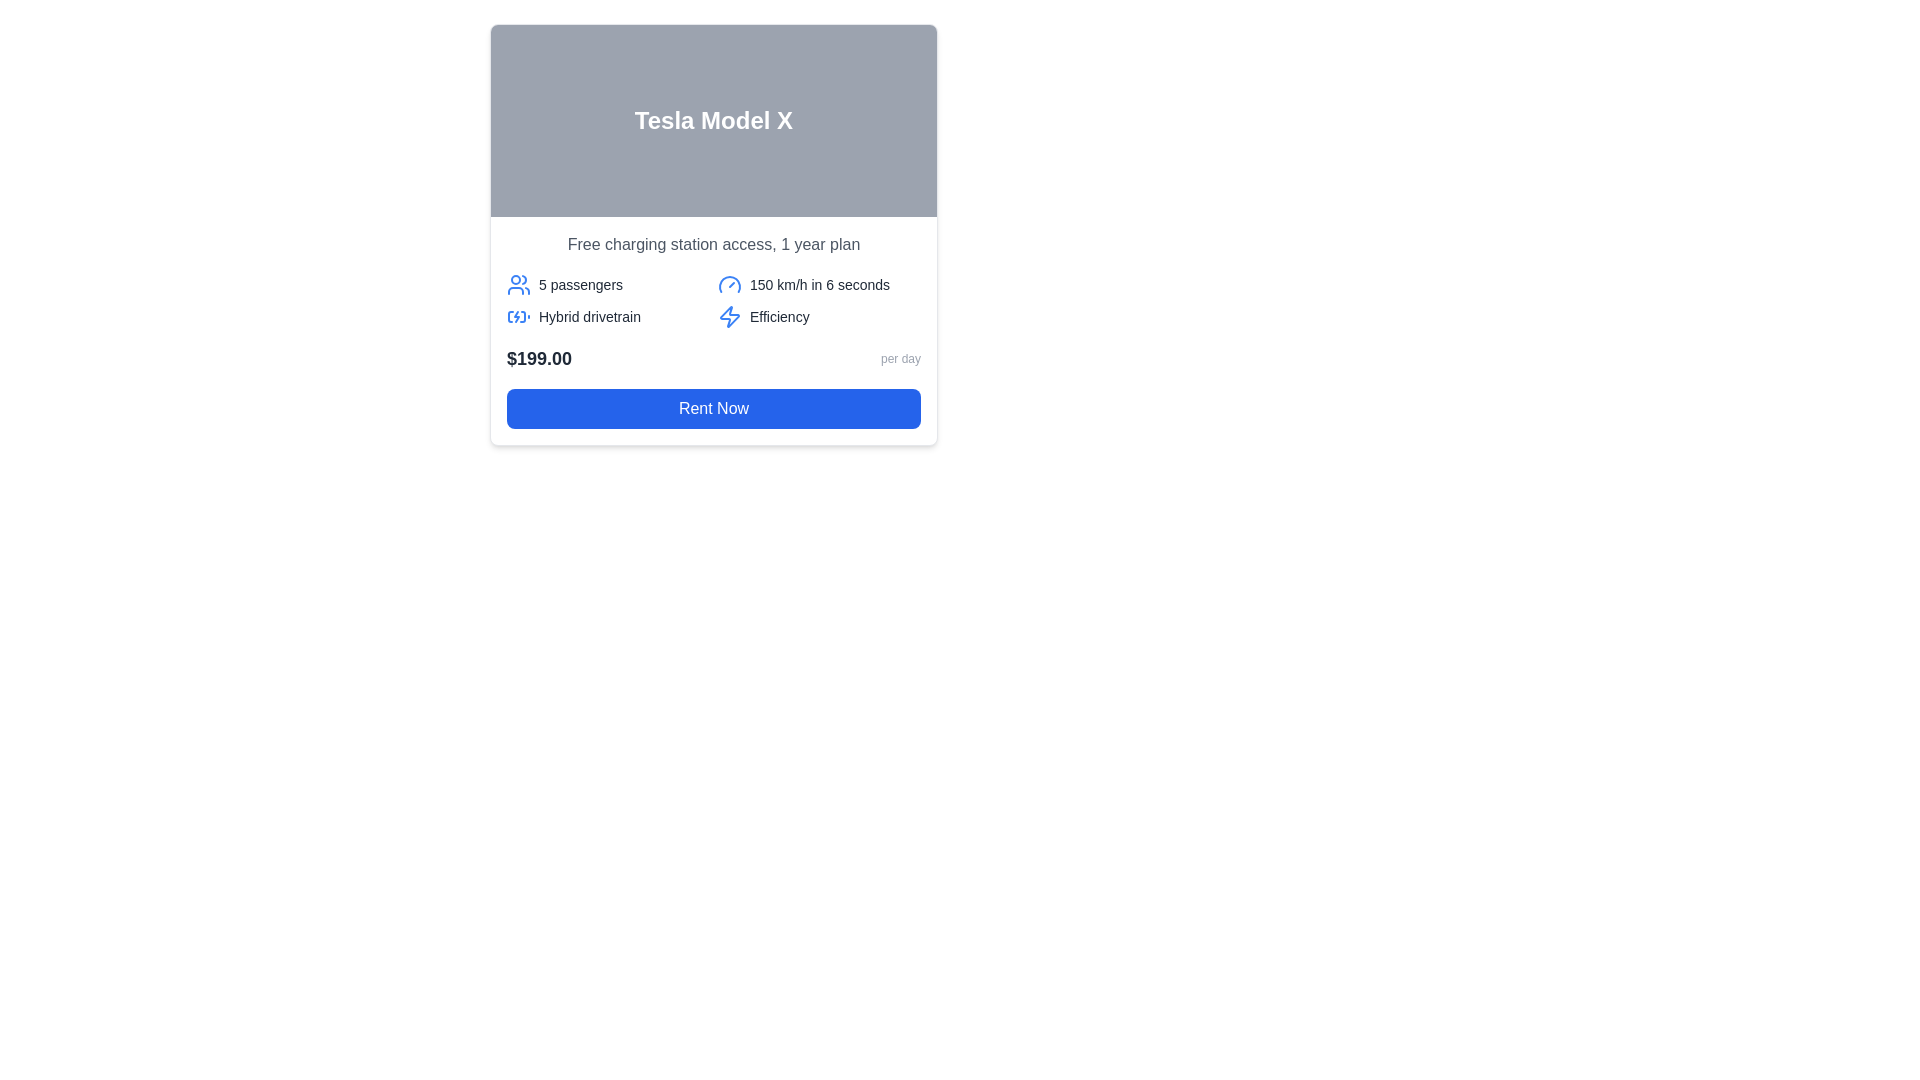  I want to click on information from the 'Hybrid drivetrain' text with icon located in the bottom-left cell of the feature section, under '5 passengers' and to the left of 'Efficiency', so click(607, 315).